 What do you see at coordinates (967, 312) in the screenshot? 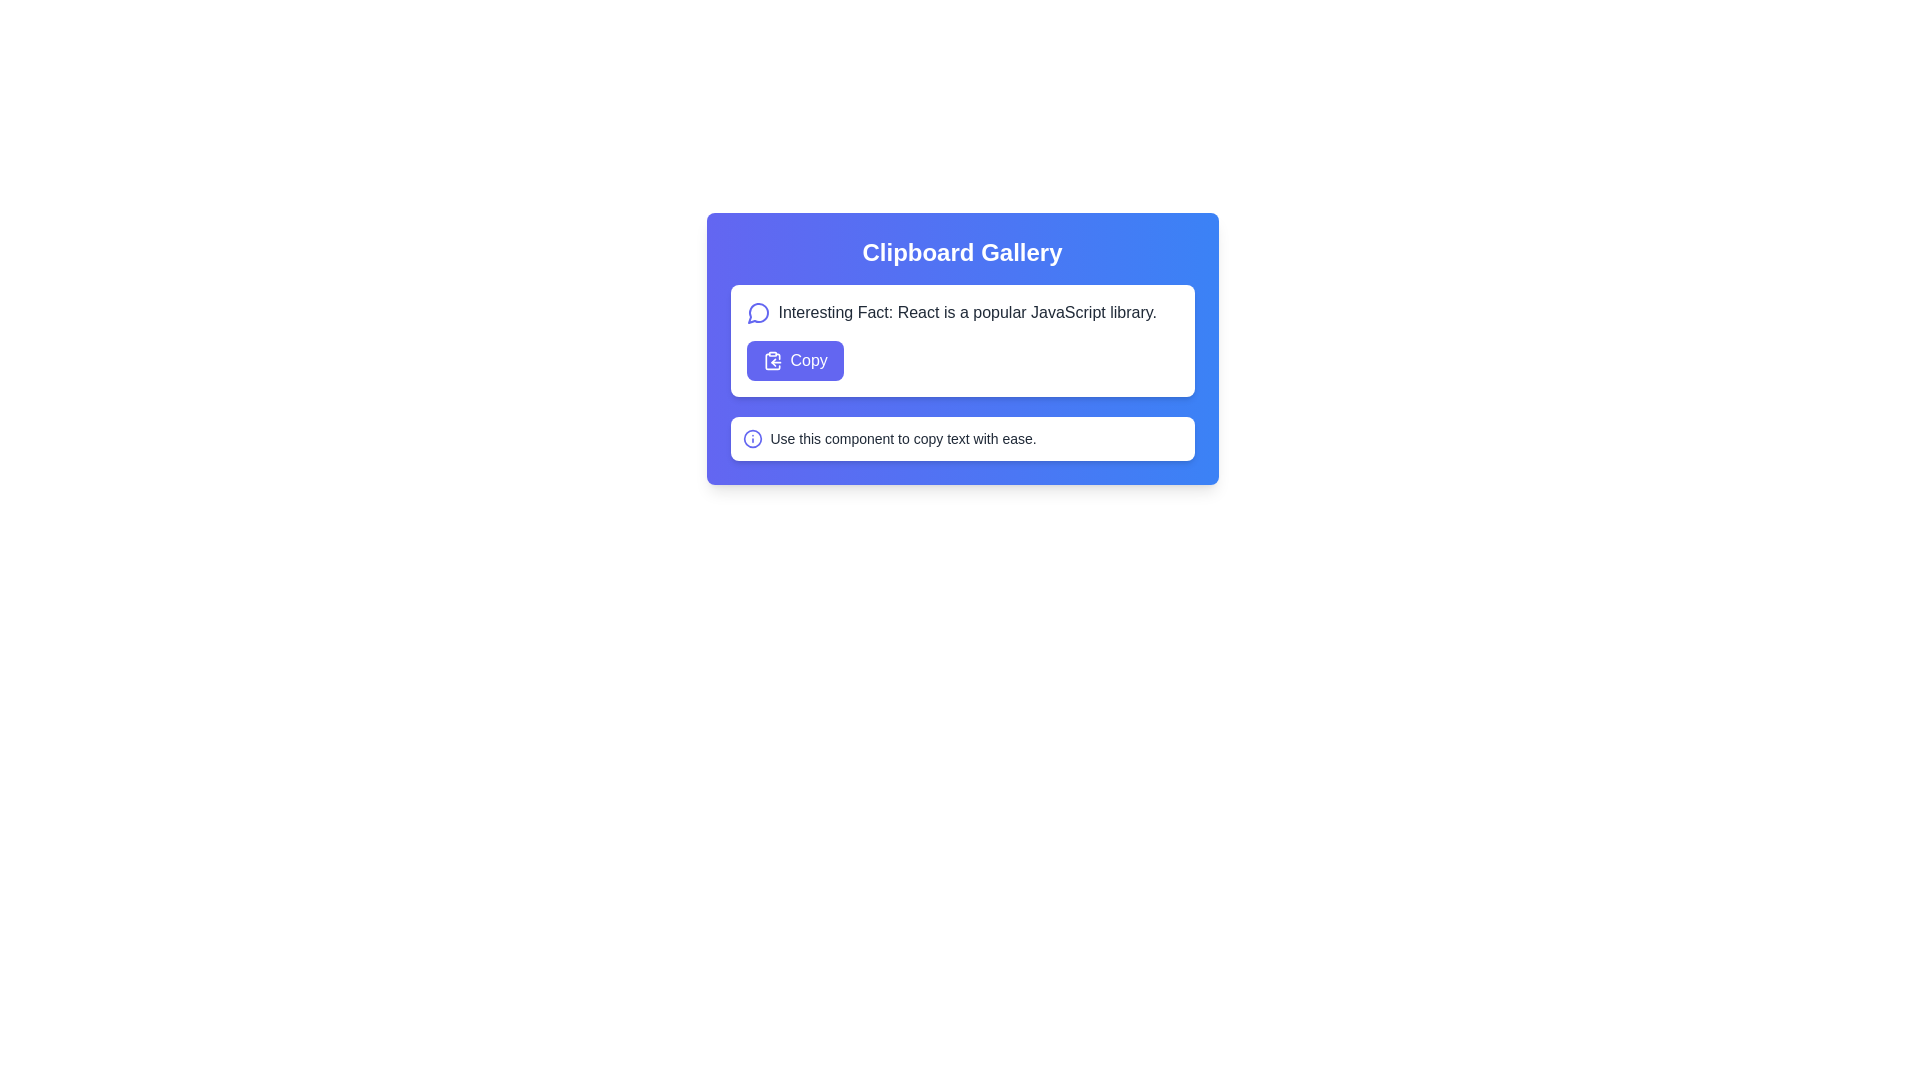
I see `the static text element displaying an intriguing fact about React, which is positioned to the right of a chat bubble icon and centered vertically` at bounding box center [967, 312].